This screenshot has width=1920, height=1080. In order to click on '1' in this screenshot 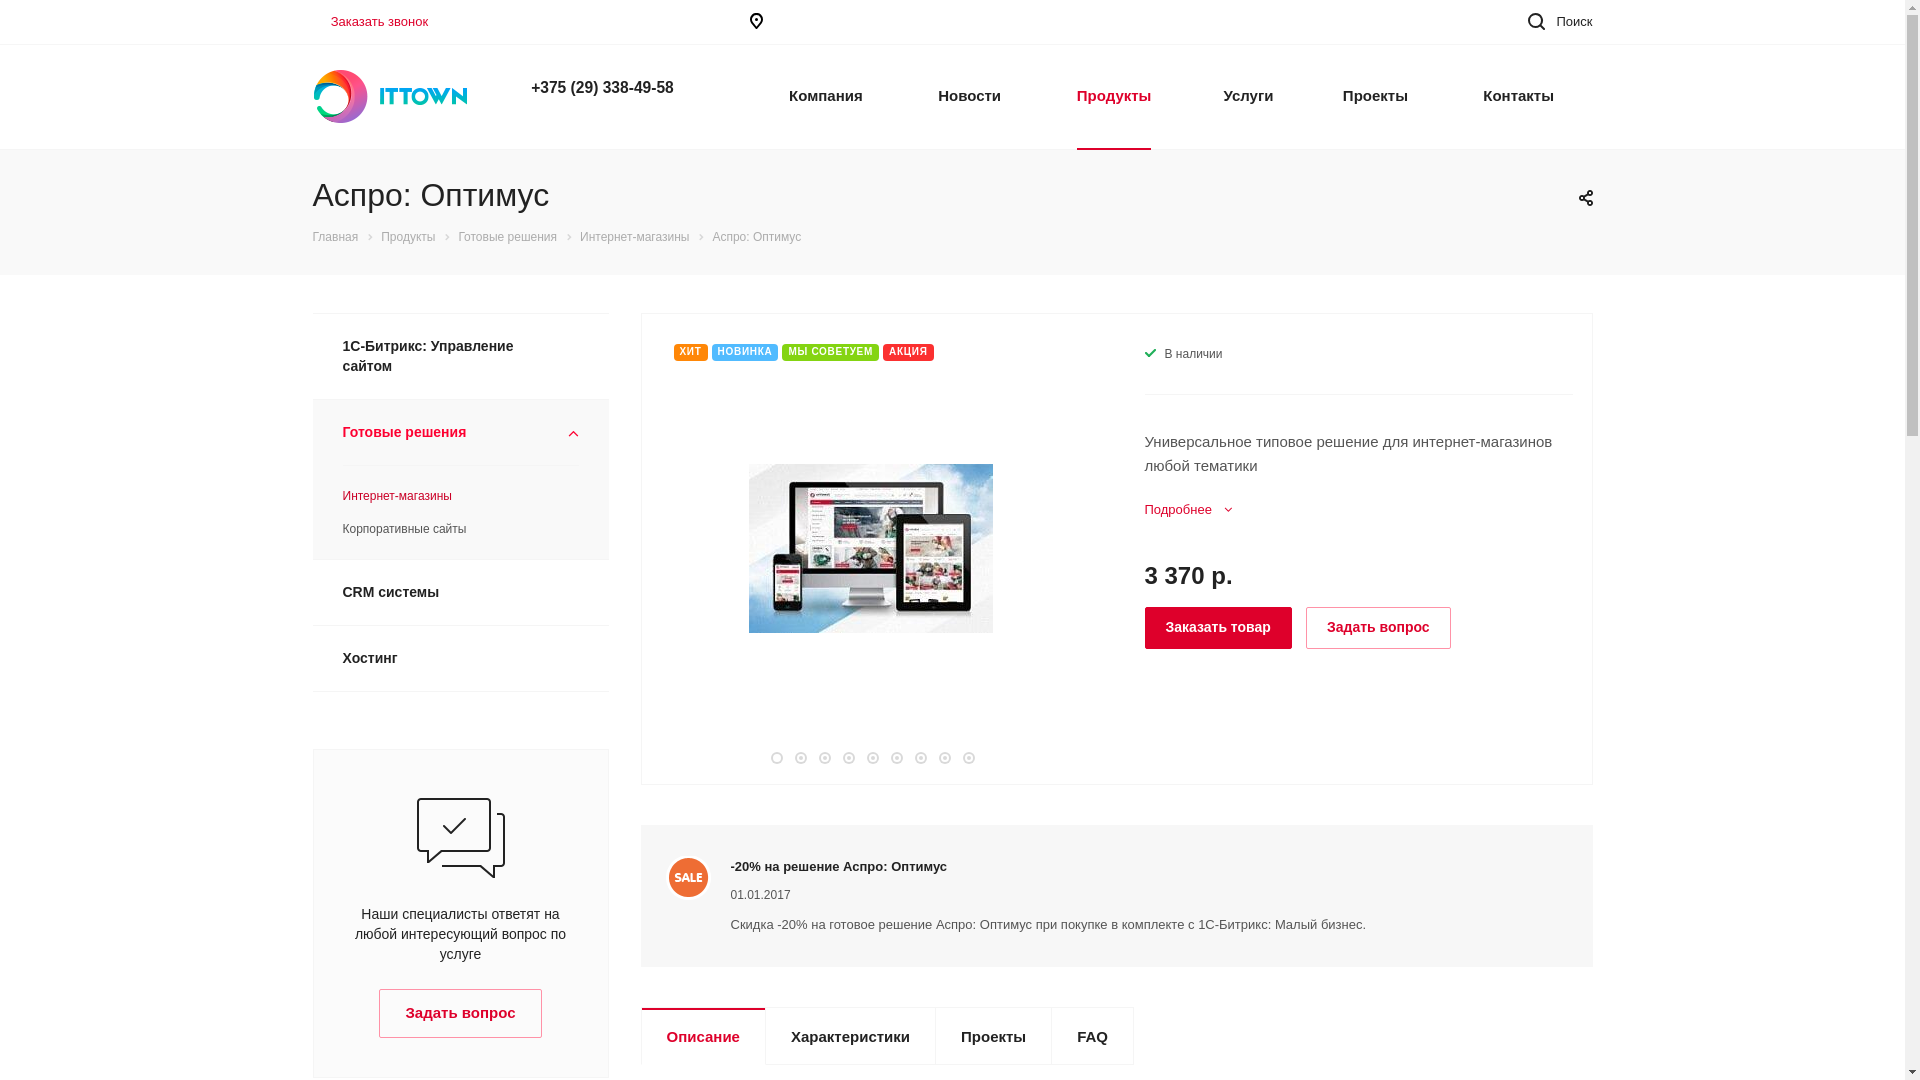, I will do `click(775, 758)`.